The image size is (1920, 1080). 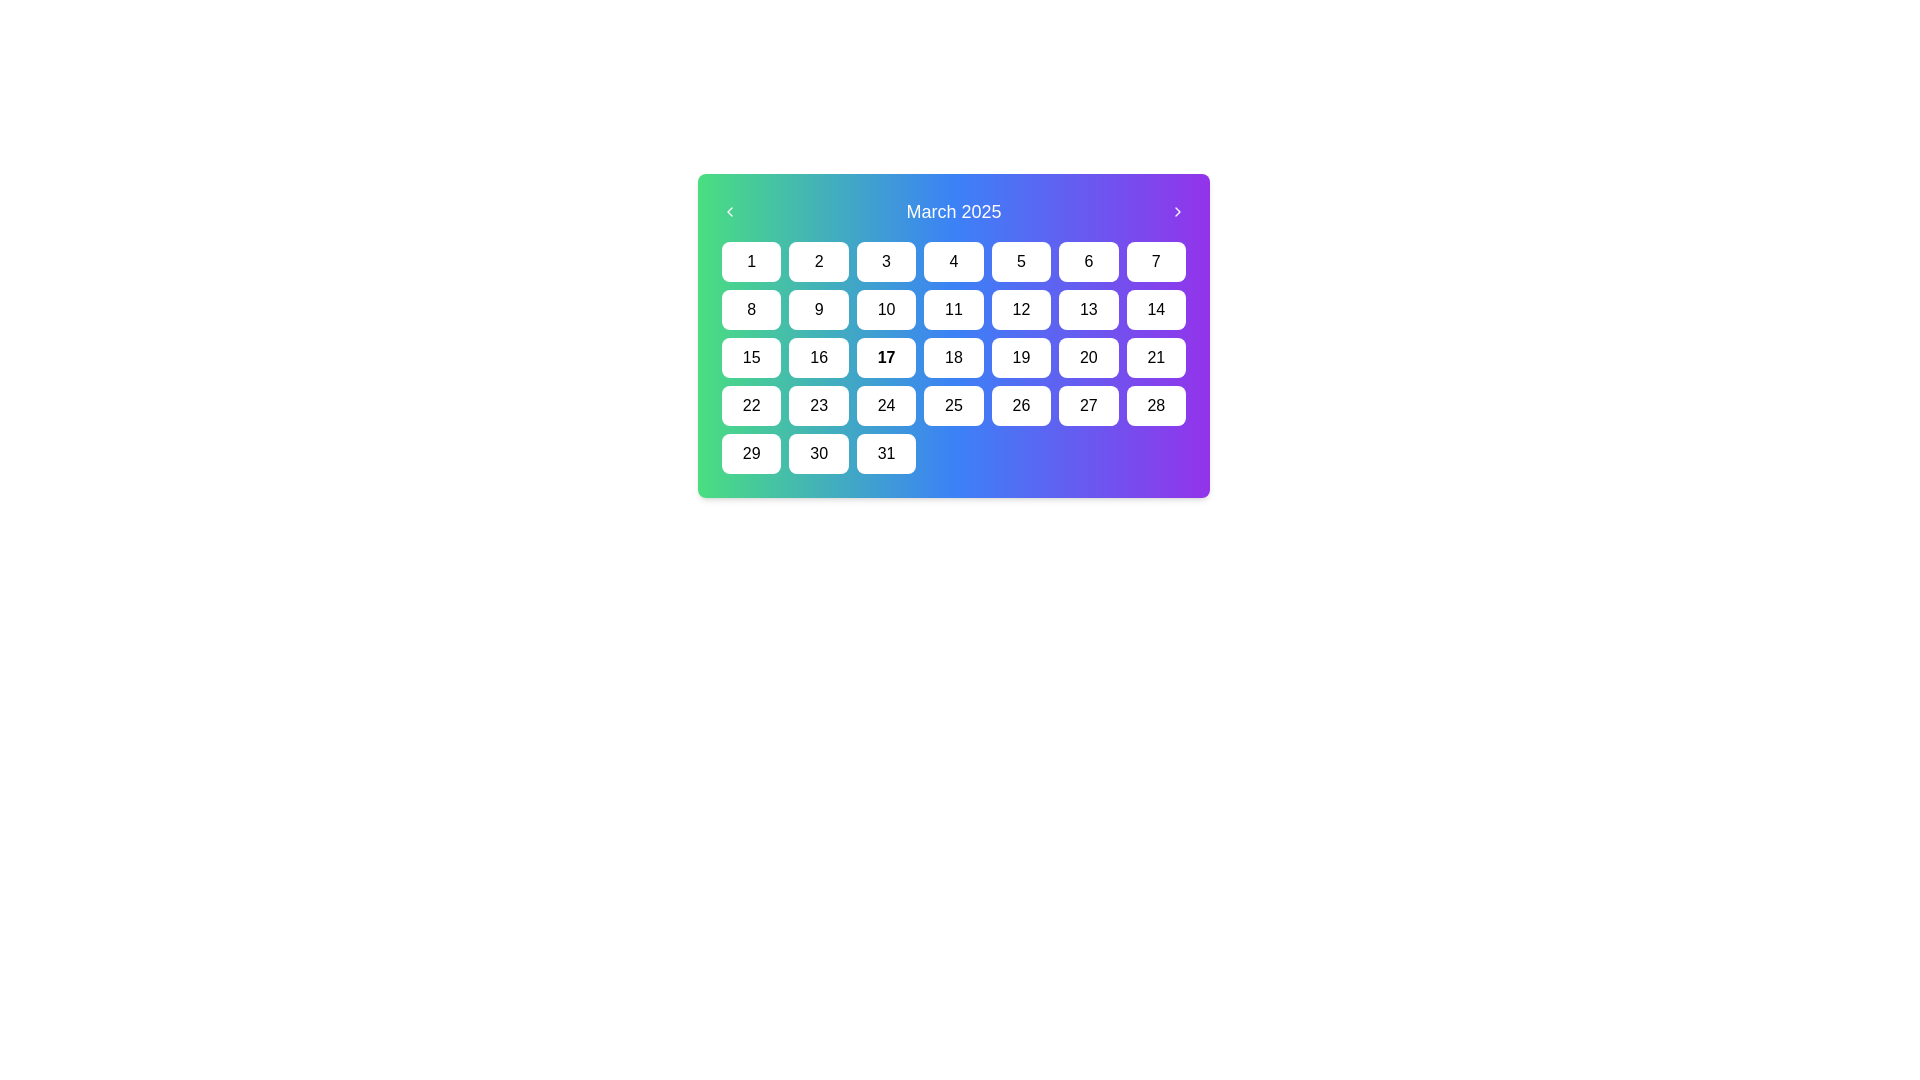 What do you see at coordinates (1156, 405) in the screenshot?
I see `the static calendar date cell representing the 28th day of the month, located in the last position of the fourth row in a 7x5 grid layout` at bounding box center [1156, 405].